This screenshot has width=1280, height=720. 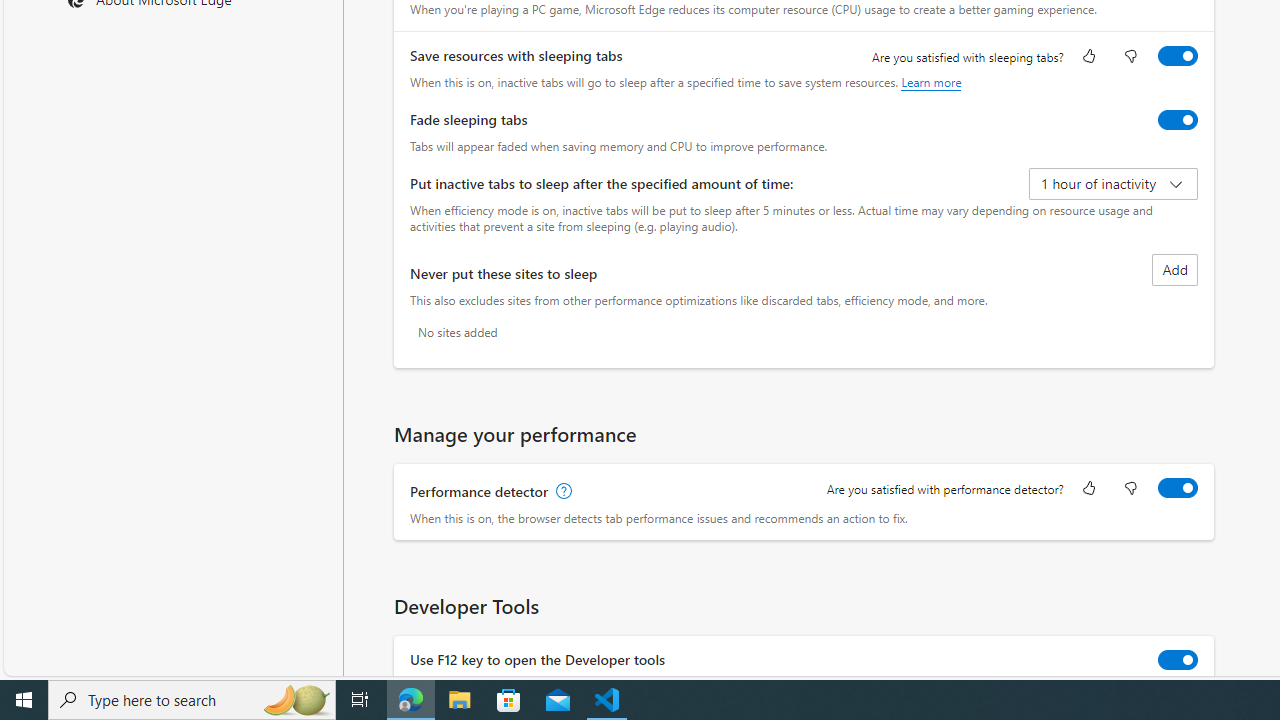 What do you see at coordinates (1178, 488) in the screenshot?
I see `'Performance detector'` at bounding box center [1178, 488].